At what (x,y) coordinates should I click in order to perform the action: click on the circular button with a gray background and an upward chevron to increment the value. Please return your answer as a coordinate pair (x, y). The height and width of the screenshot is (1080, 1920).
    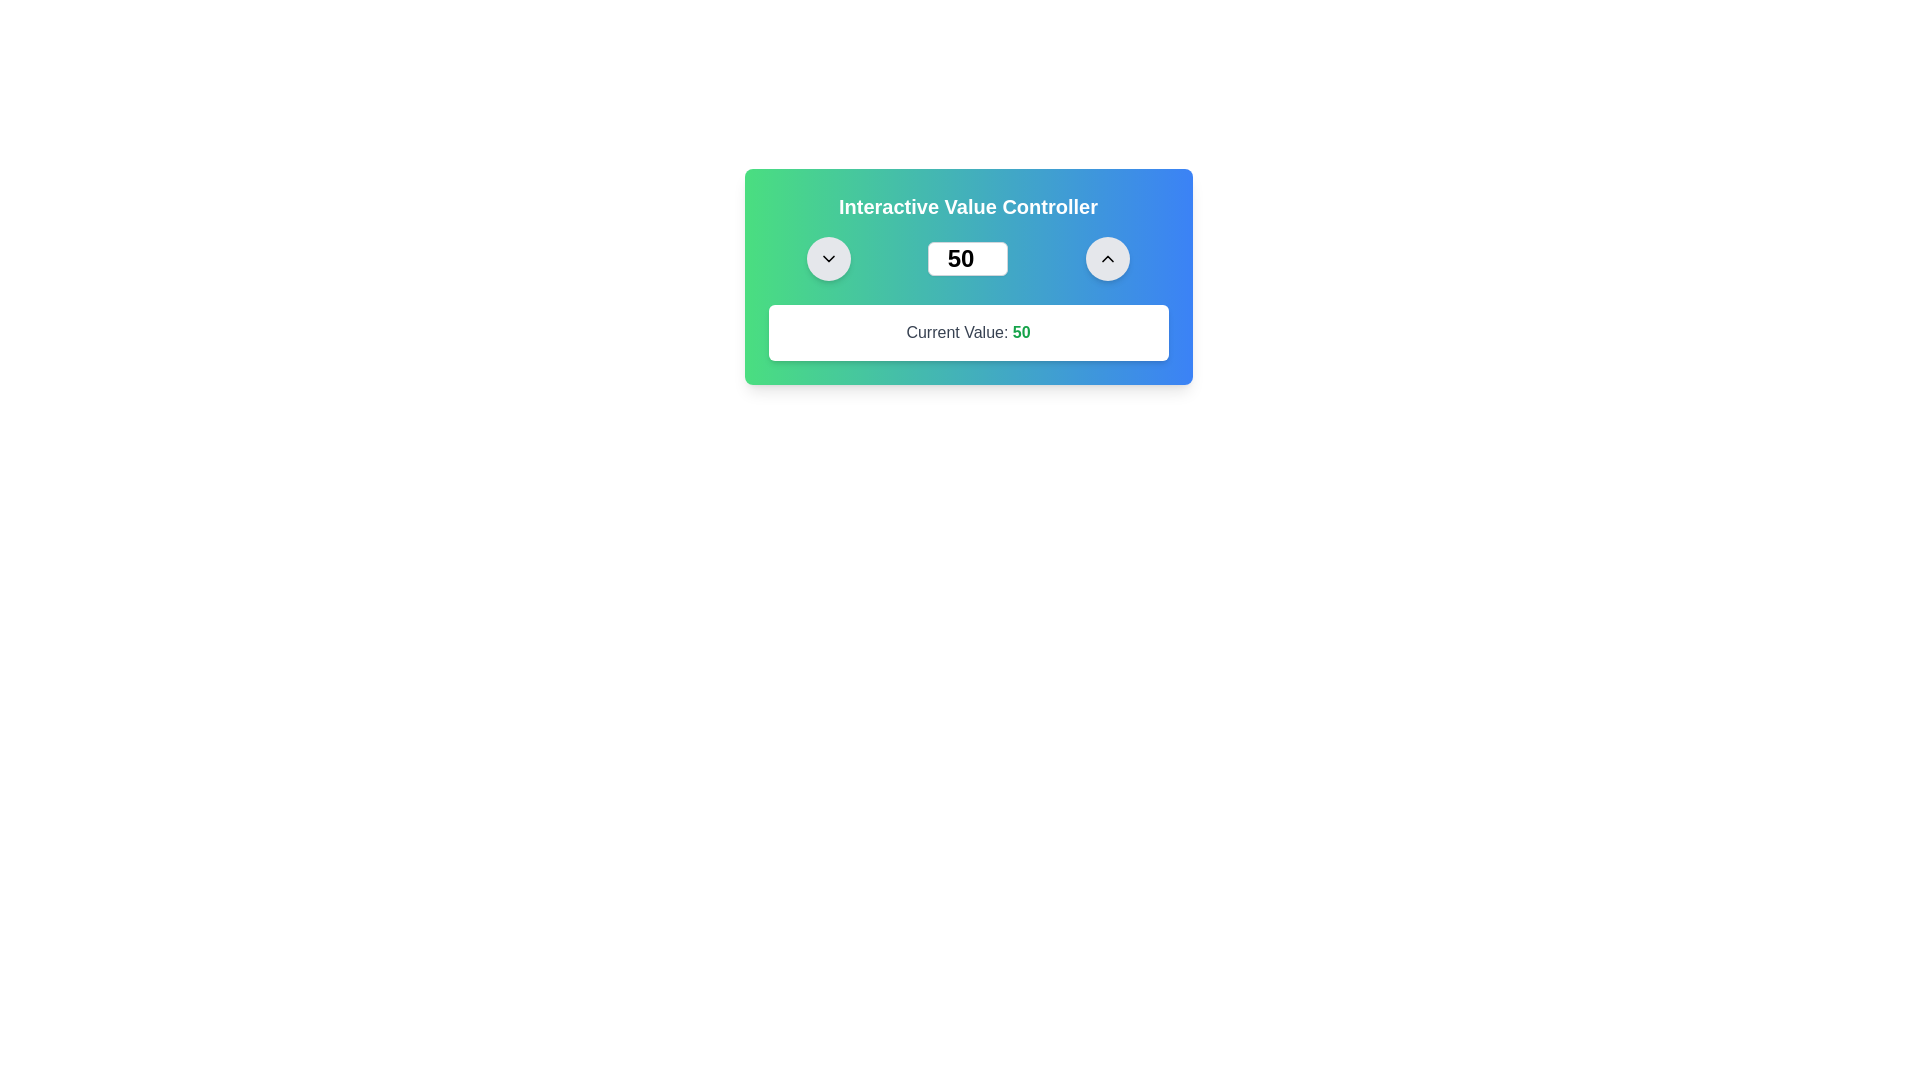
    Looking at the image, I should click on (1106, 257).